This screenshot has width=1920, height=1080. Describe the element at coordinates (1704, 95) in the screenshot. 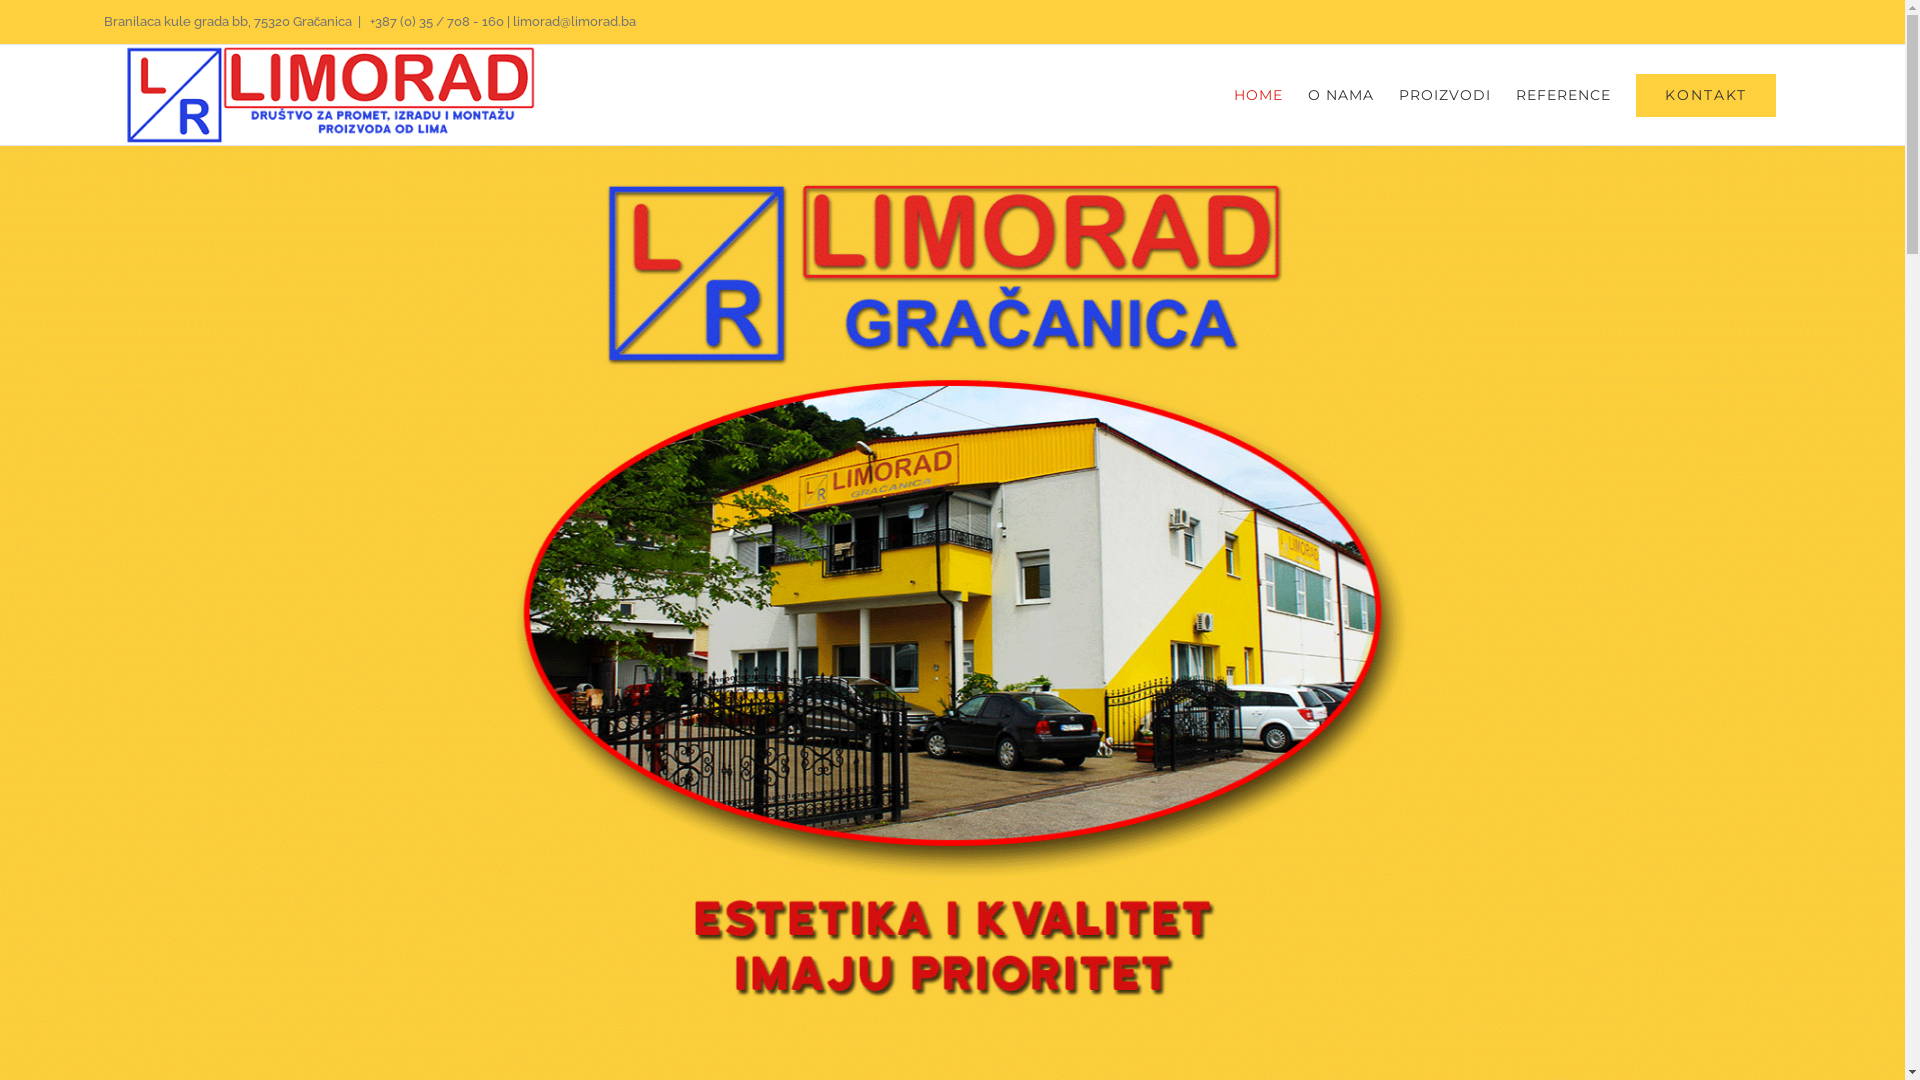

I see `'KONTAKT'` at that location.